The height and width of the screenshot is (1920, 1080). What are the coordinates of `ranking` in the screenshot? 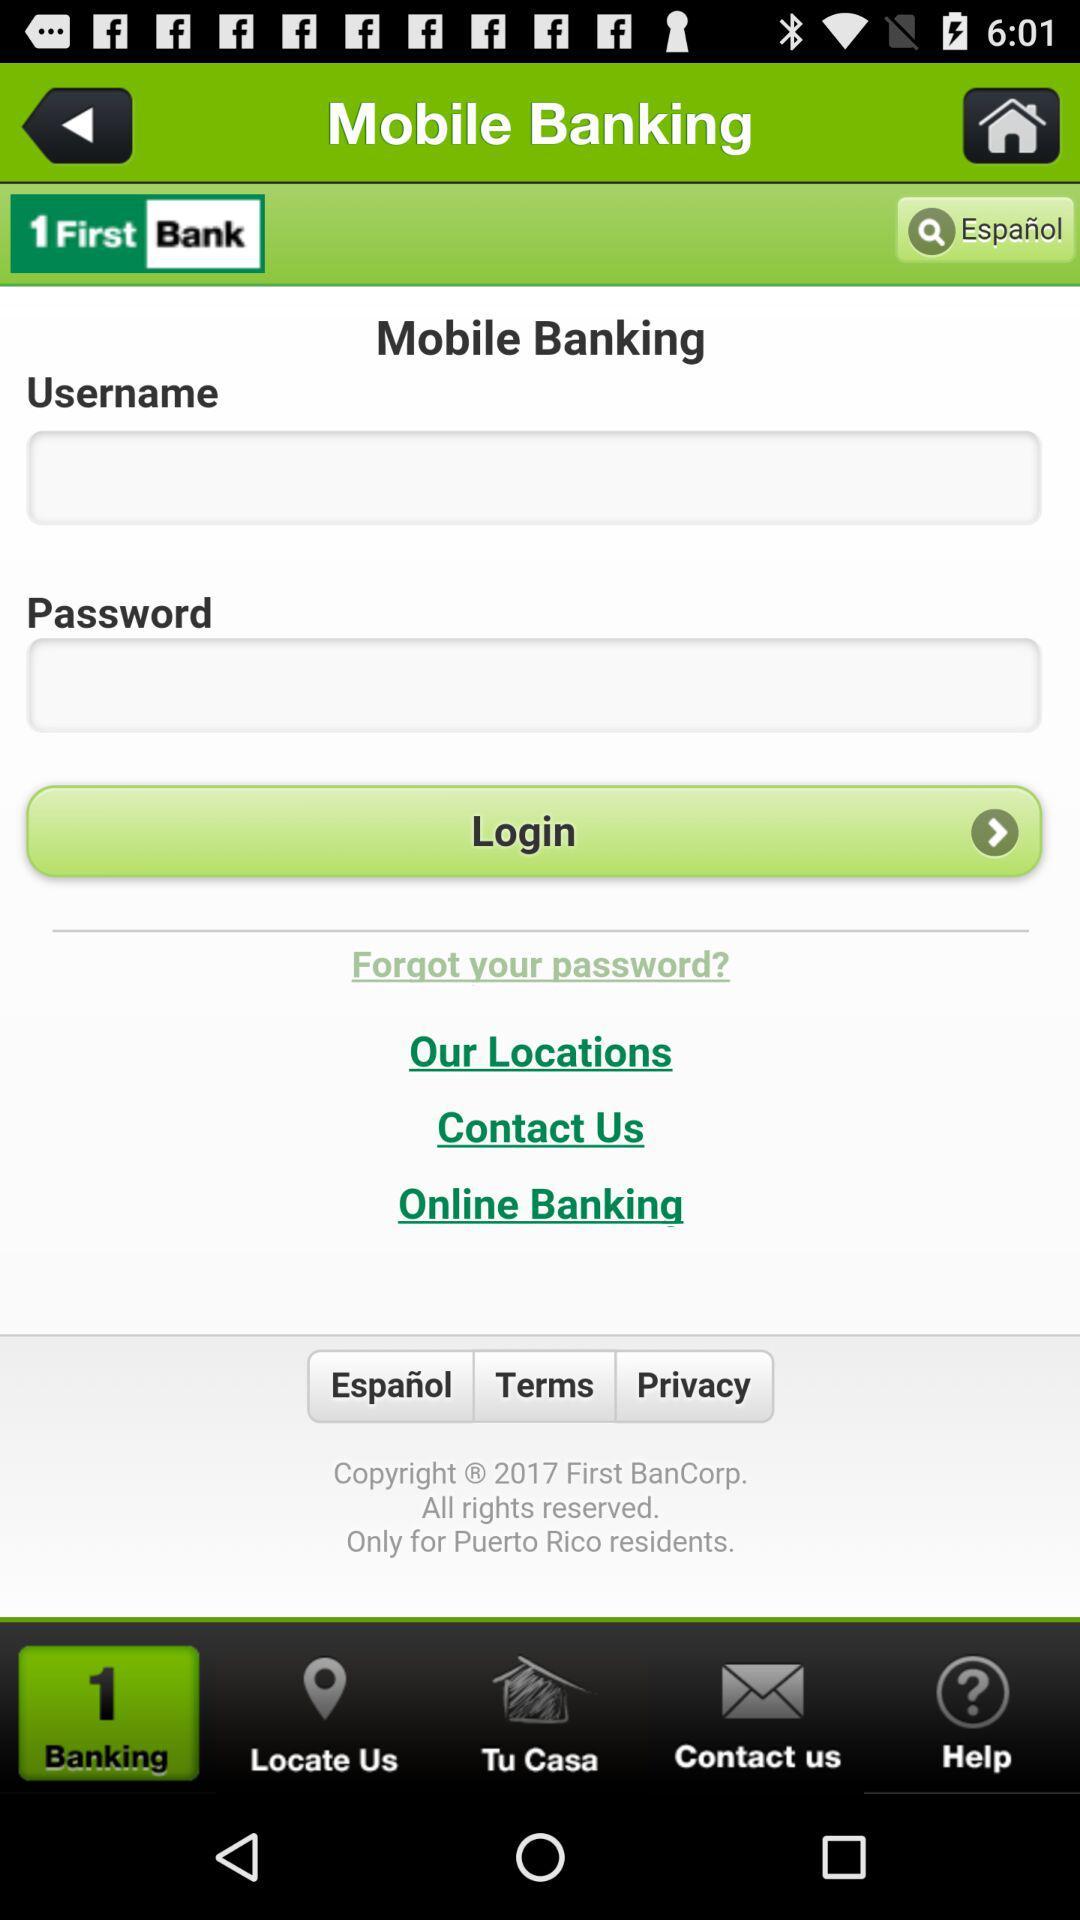 It's located at (108, 1707).